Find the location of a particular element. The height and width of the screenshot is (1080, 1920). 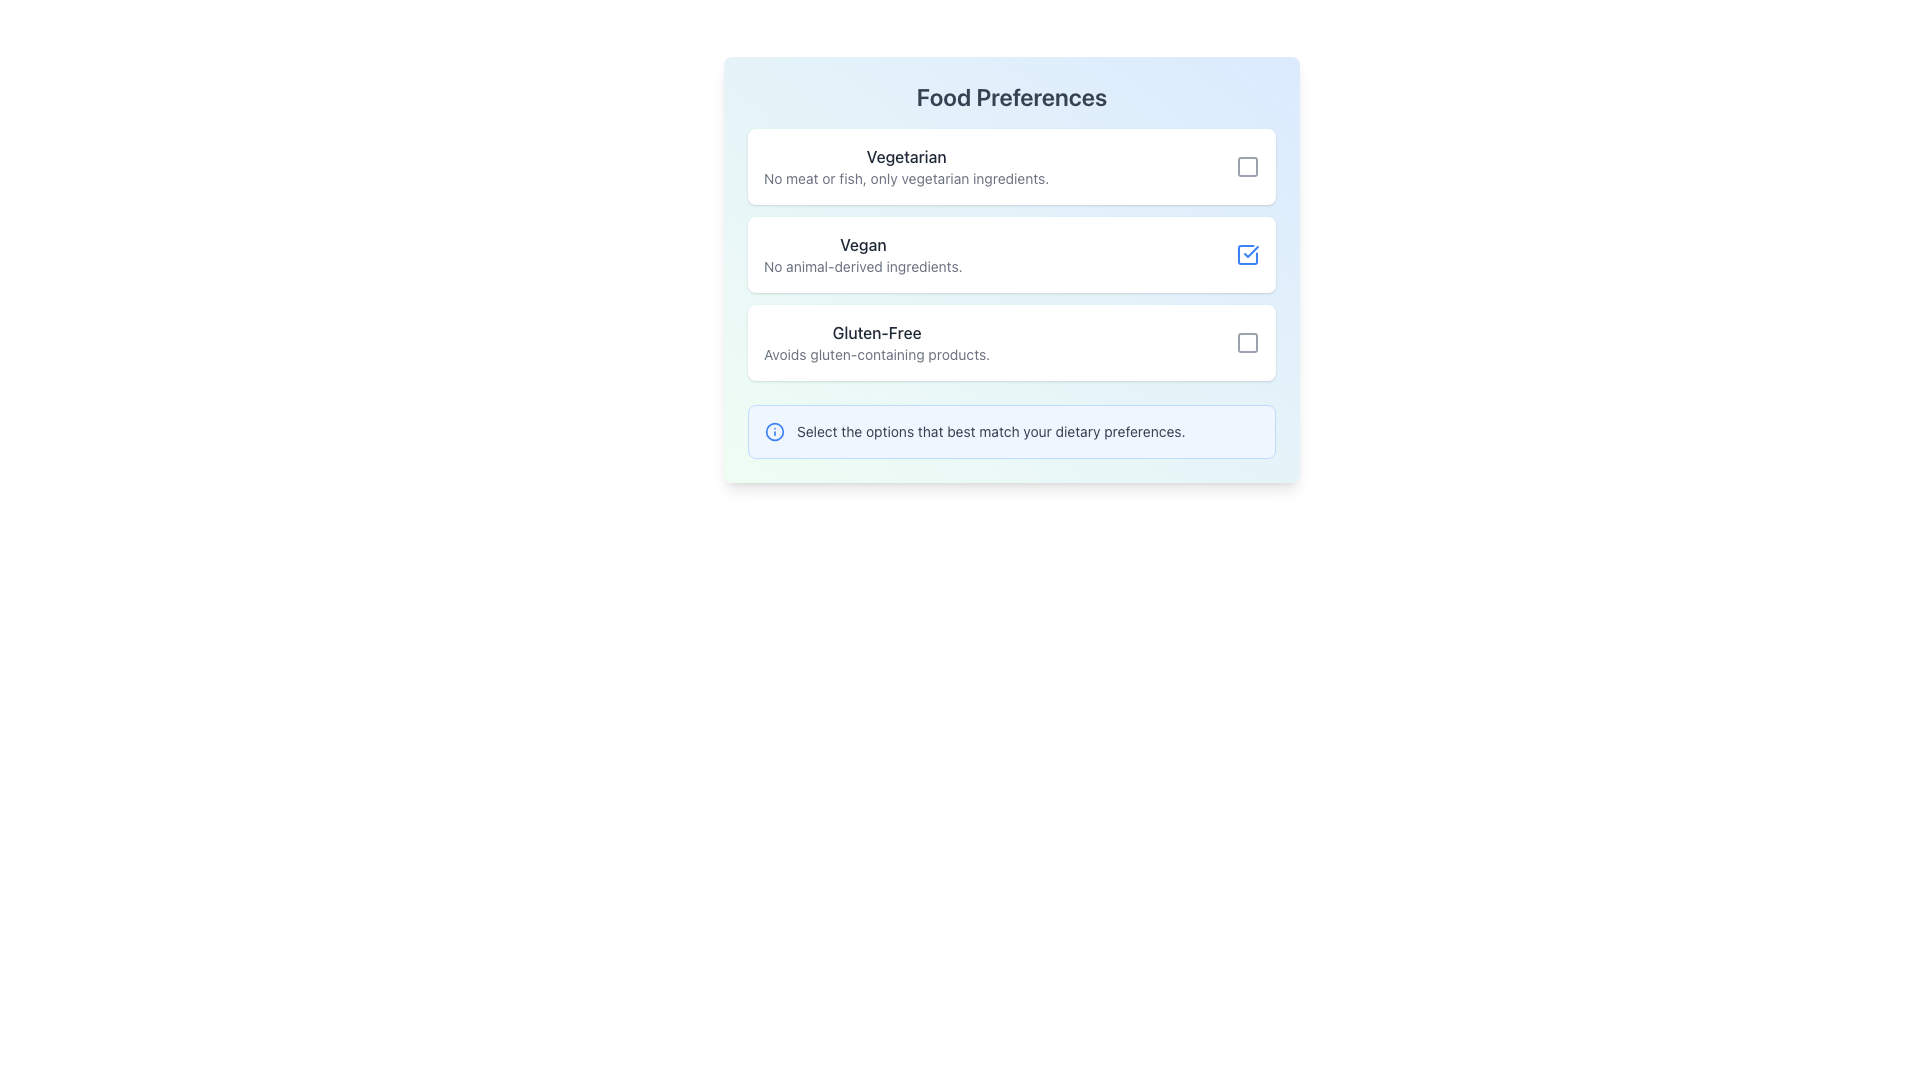

the inner part of the unselected checkbox for the 'Vegetarian' option in the 'Food Preferences' list is located at coordinates (1247, 165).